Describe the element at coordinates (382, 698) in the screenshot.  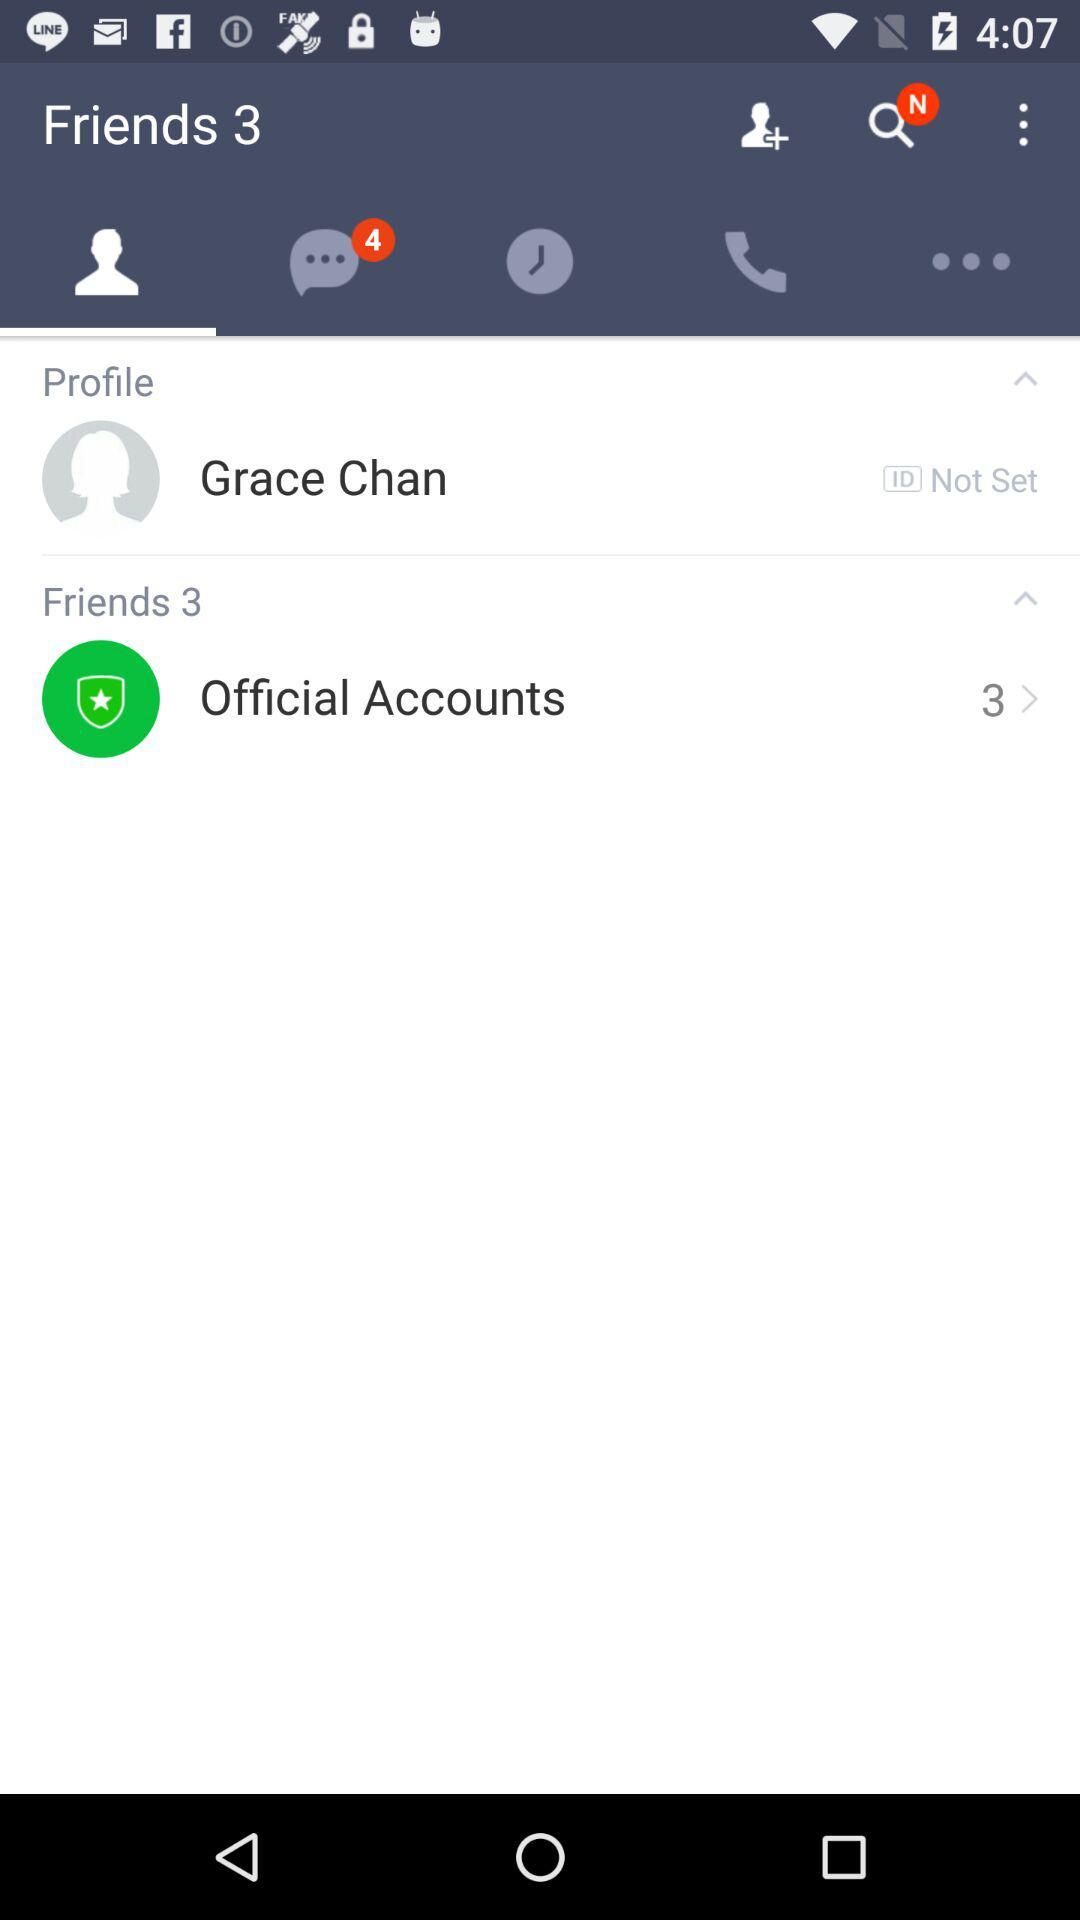
I see `the icon to the left of the 3 icon` at that location.